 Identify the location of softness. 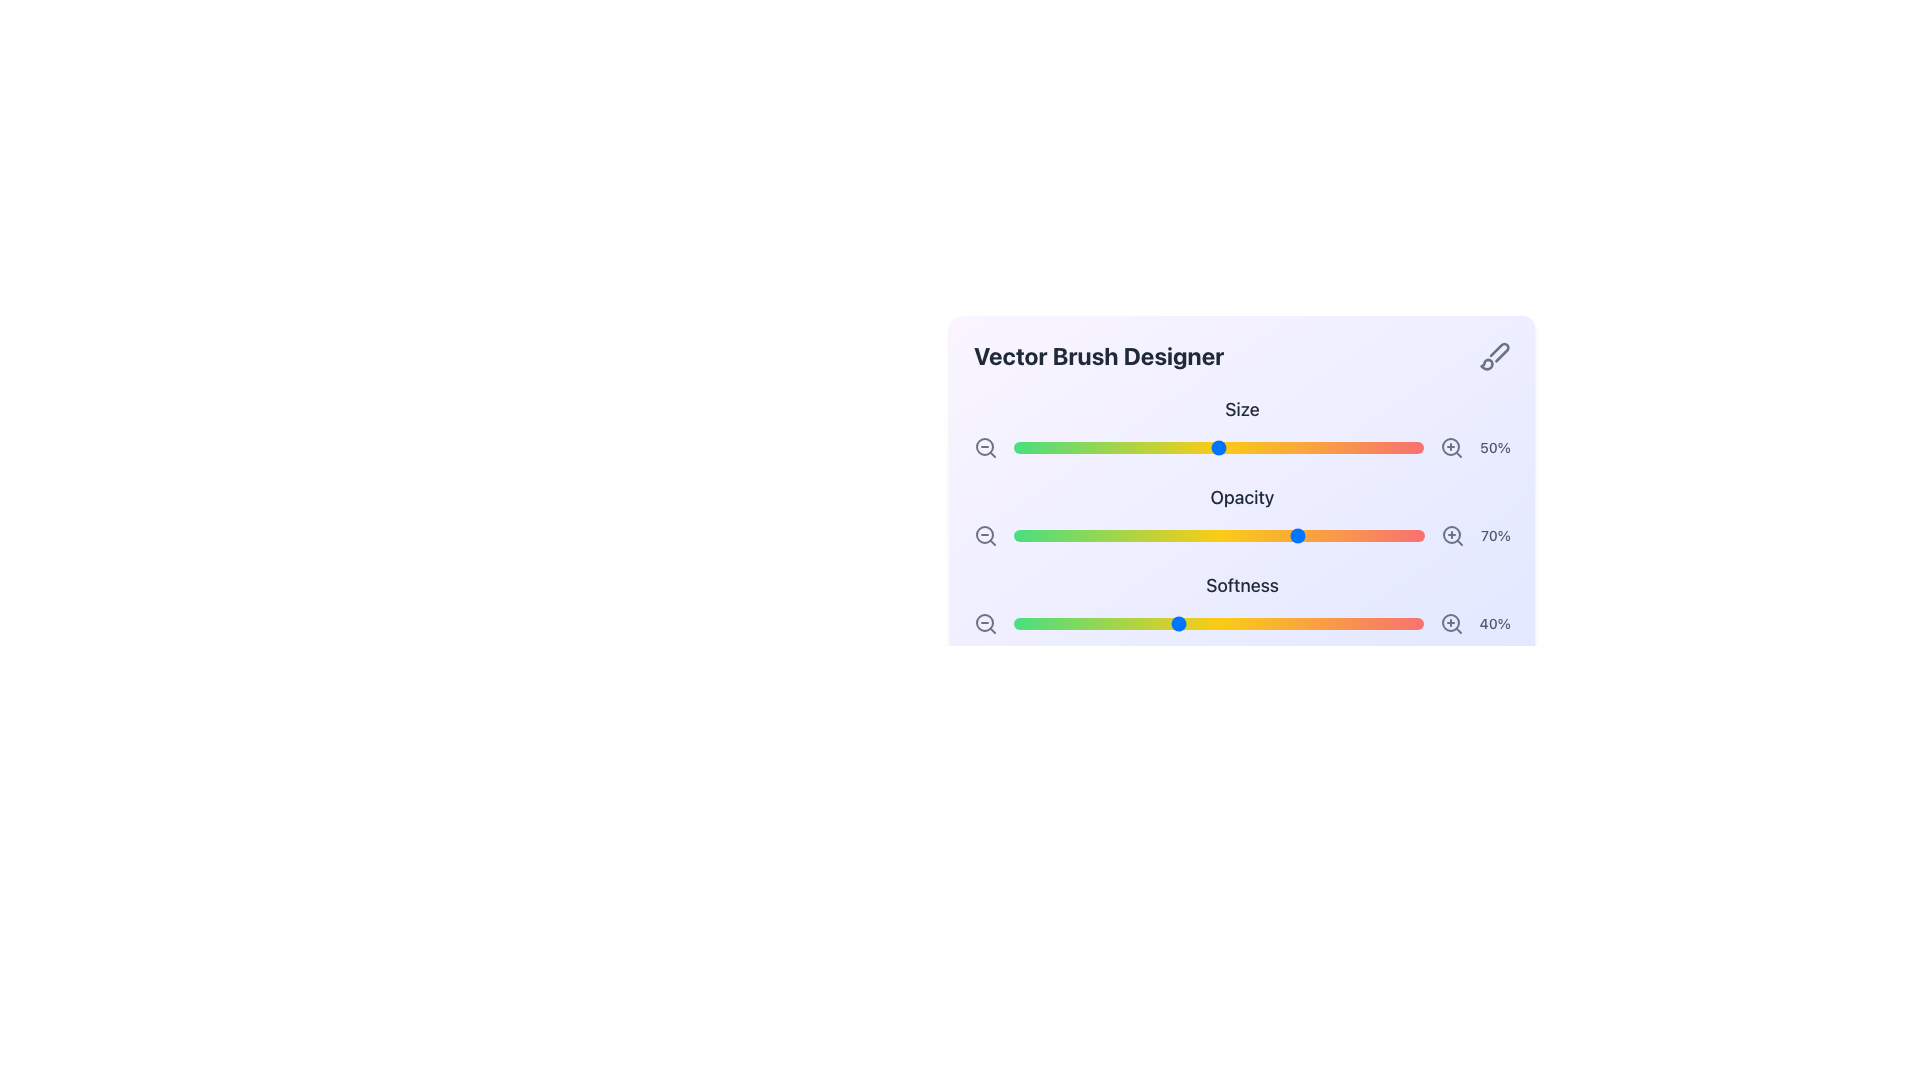
(1317, 623).